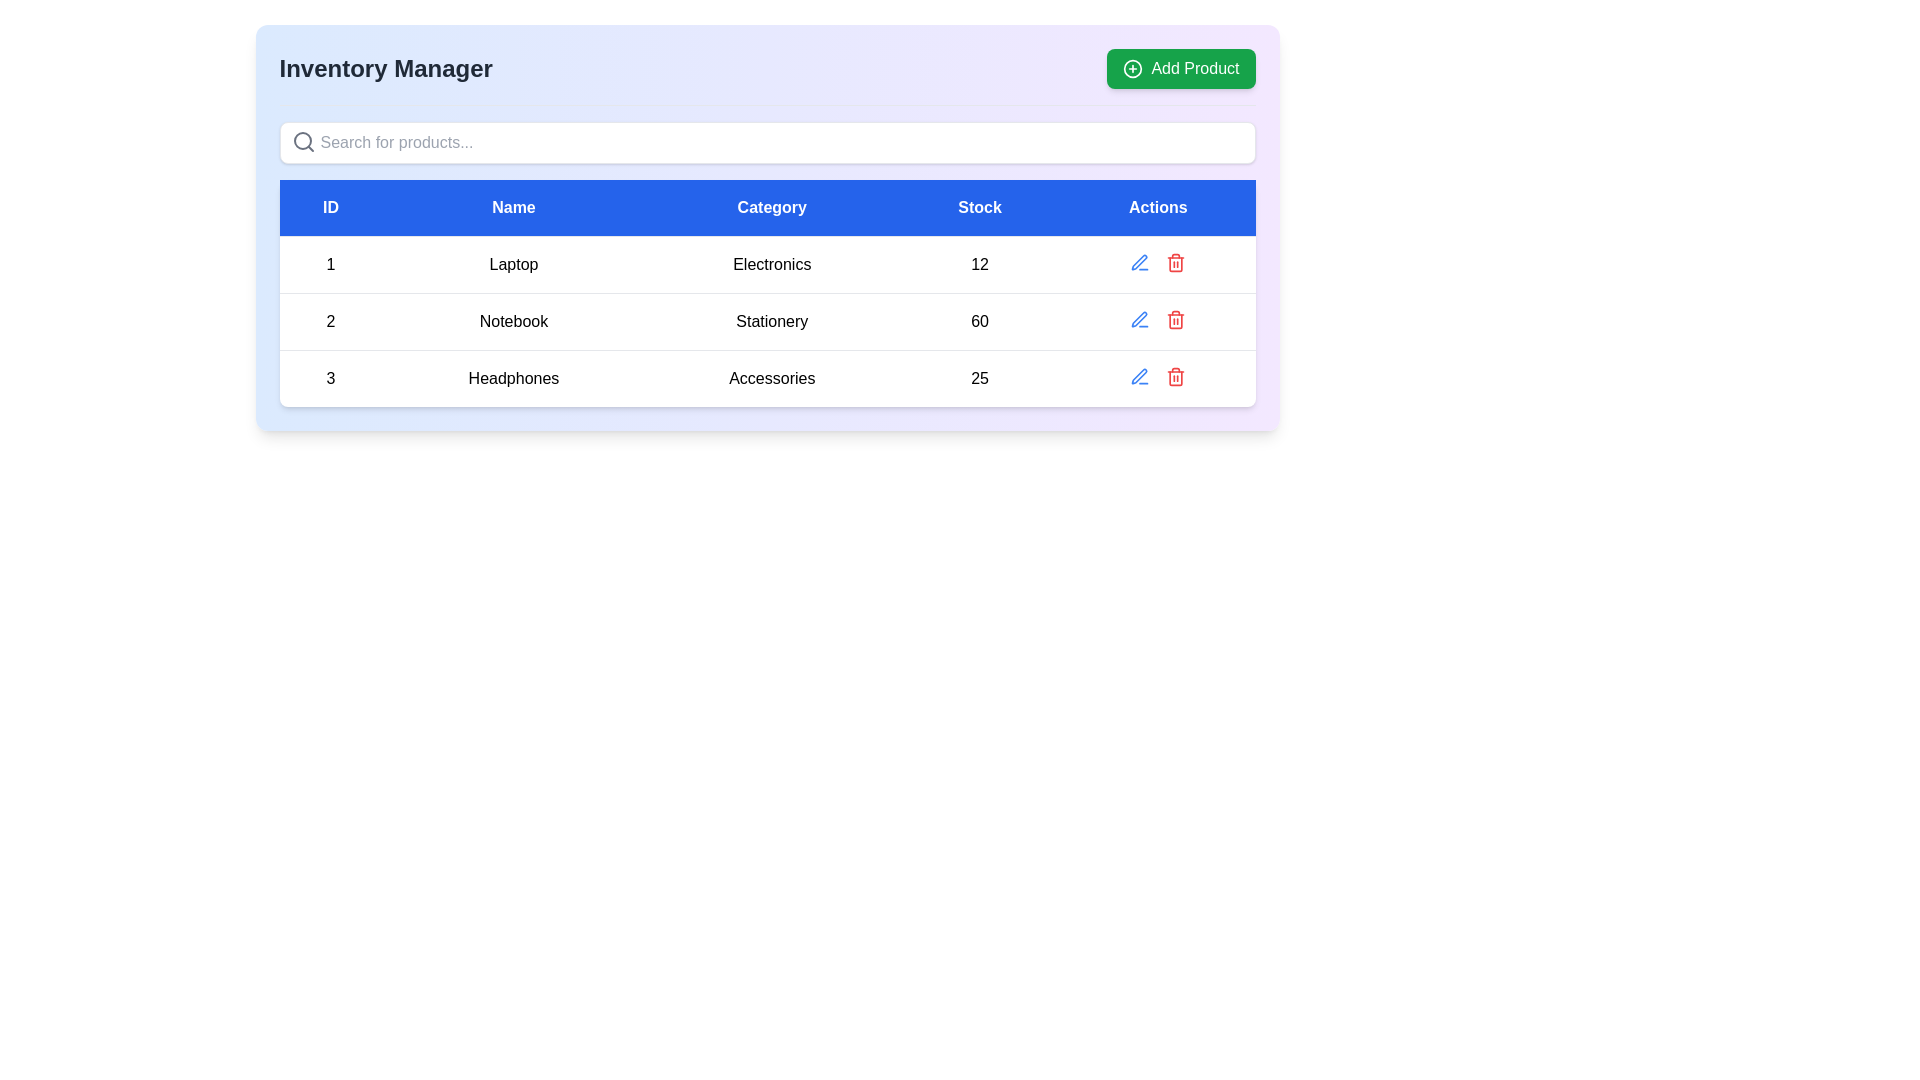 The height and width of the screenshot is (1080, 1920). I want to click on the bold numeral '1' in the first cell of the first row under the 'ID' column in the table, so click(331, 264).